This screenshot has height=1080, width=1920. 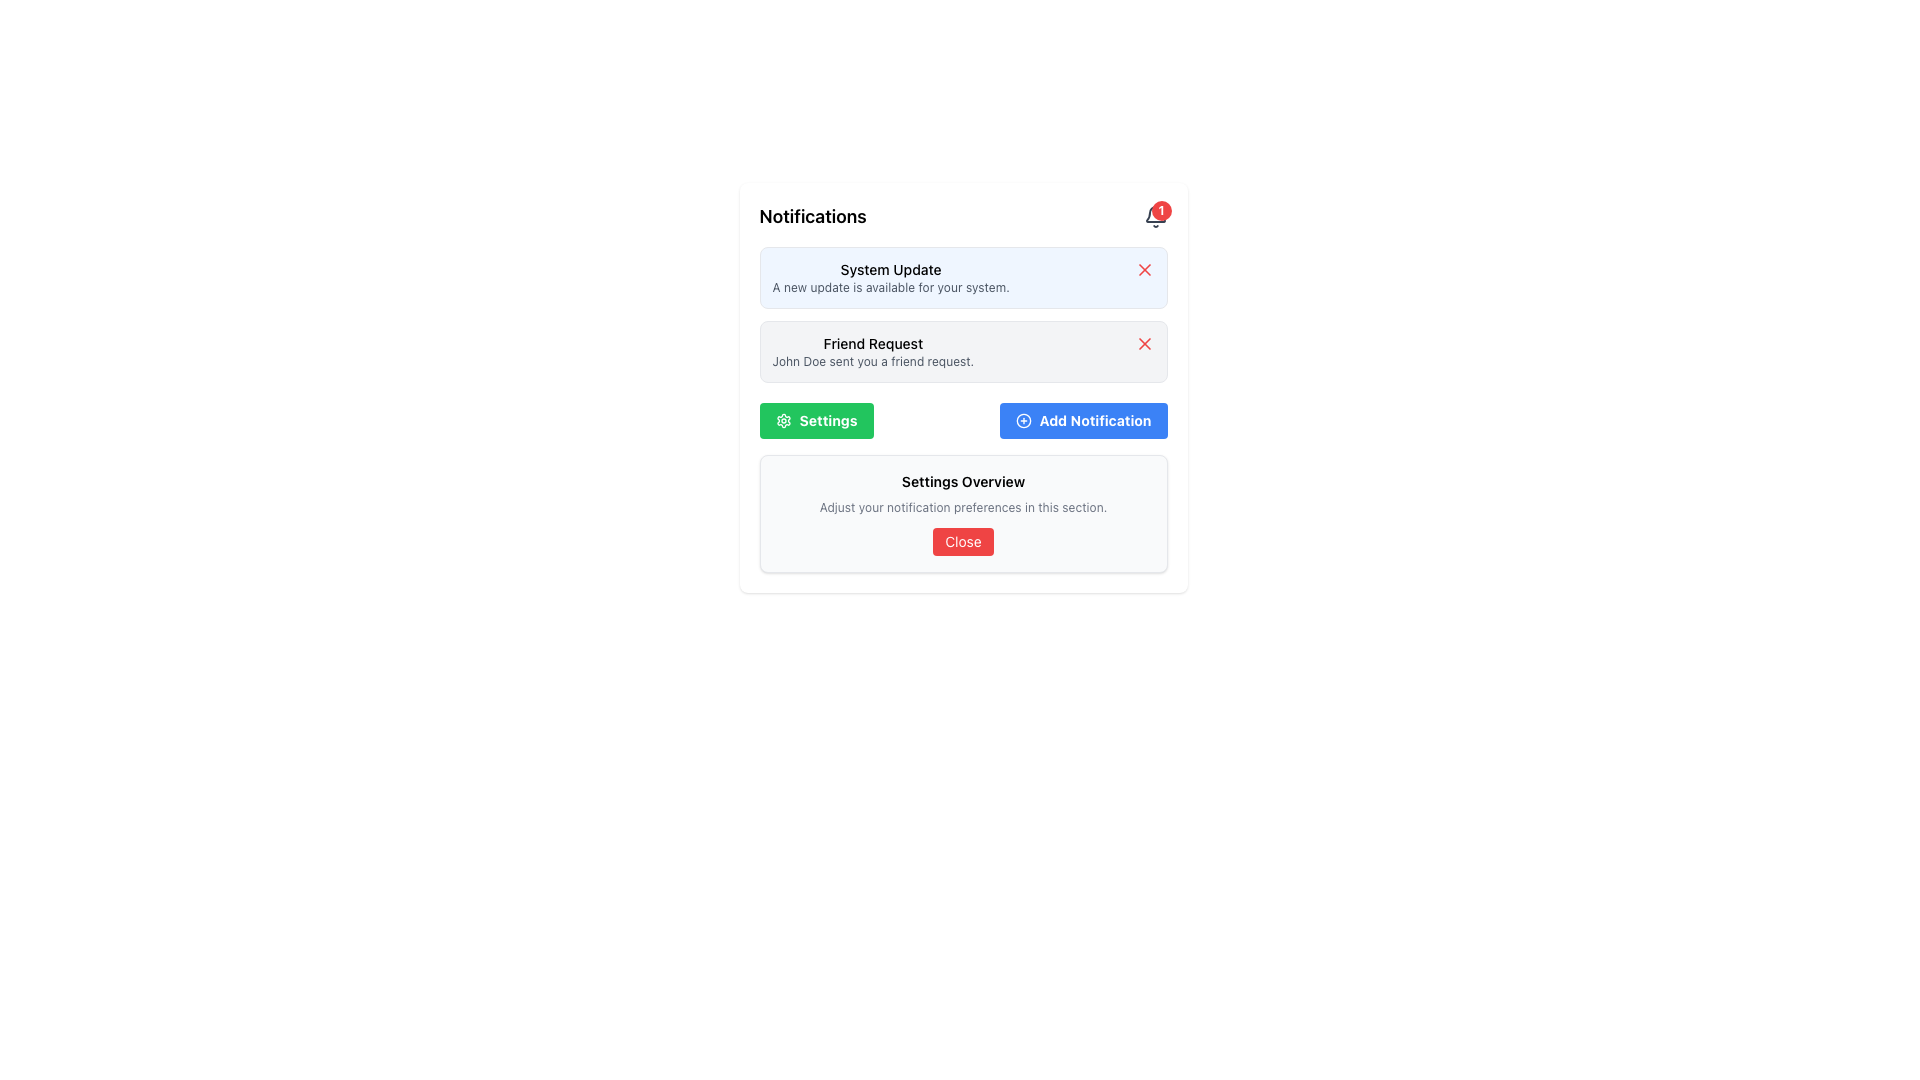 I want to click on the Static Text header displaying 'System Update', which is located at the top of the notification box, so click(x=890, y=270).